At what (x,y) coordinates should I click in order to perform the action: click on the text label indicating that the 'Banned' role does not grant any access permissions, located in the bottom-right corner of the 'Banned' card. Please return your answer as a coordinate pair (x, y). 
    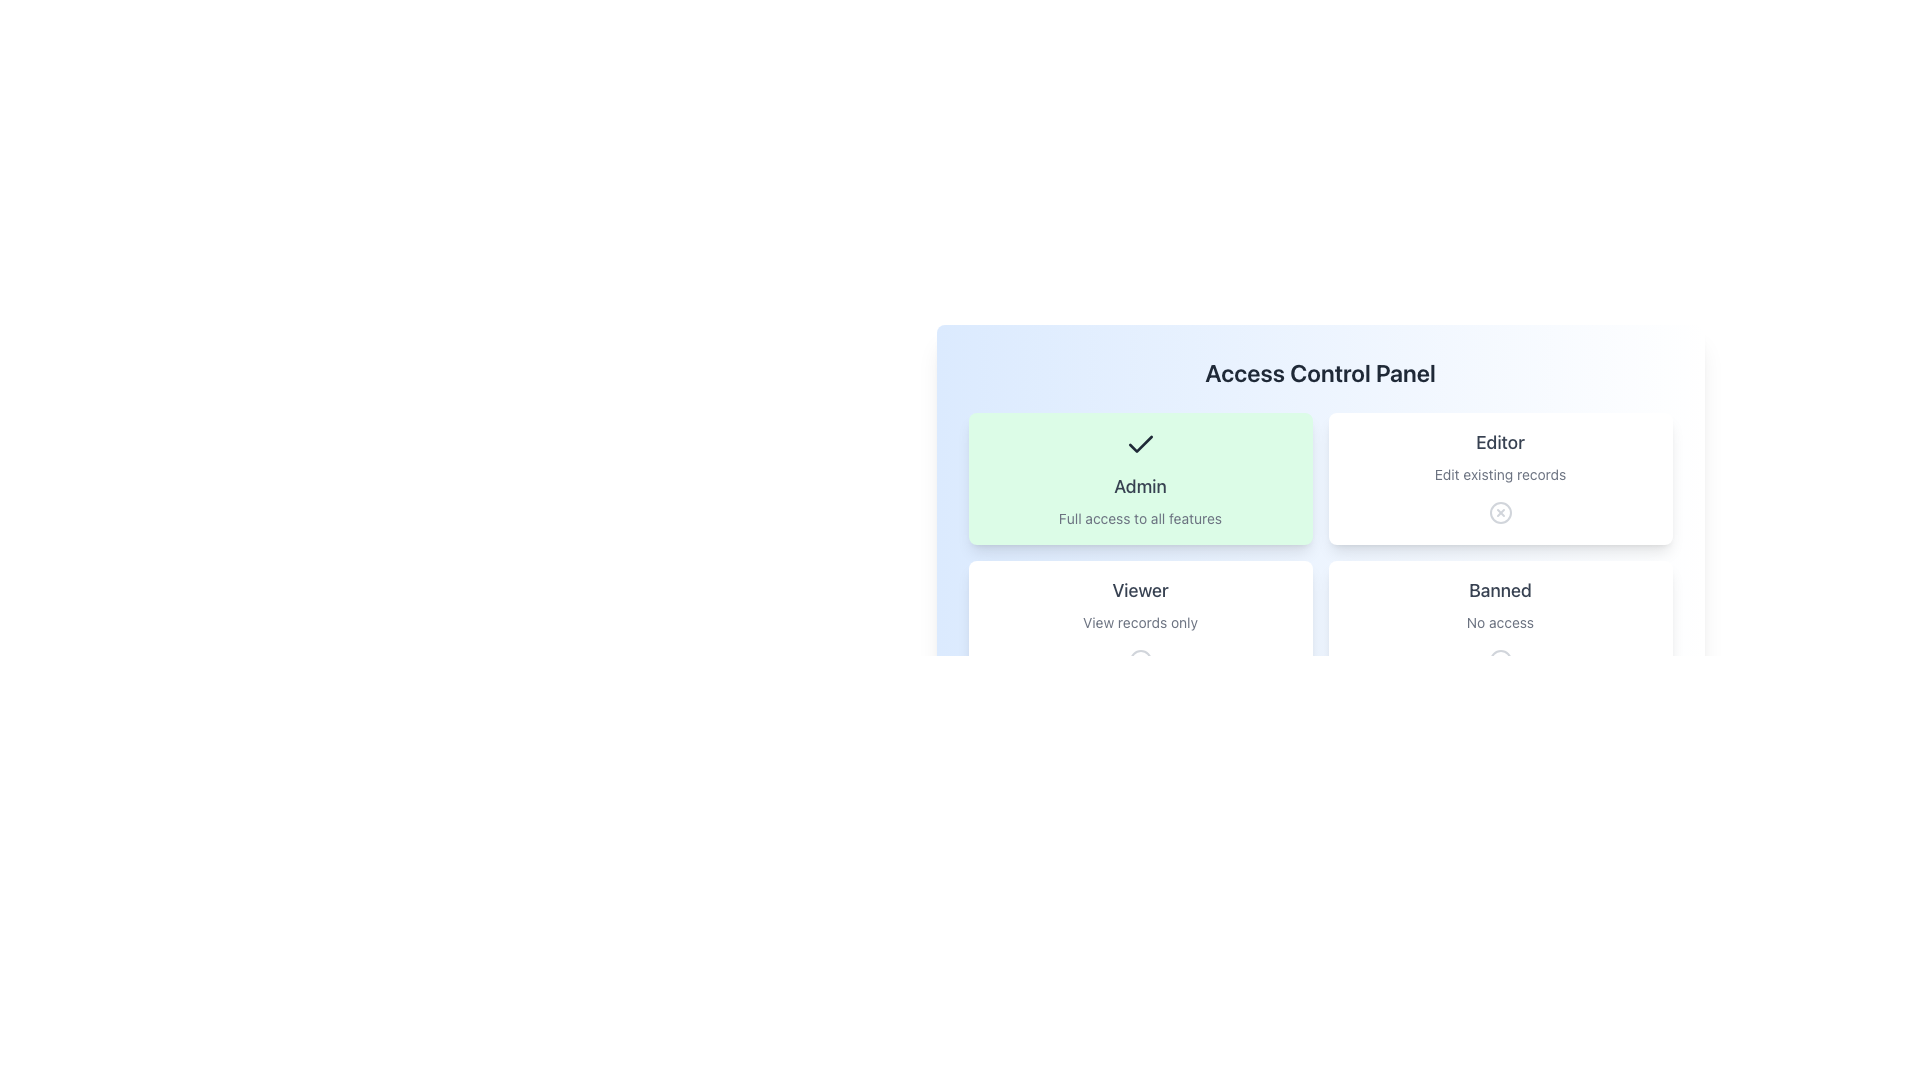
    Looking at the image, I should click on (1500, 622).